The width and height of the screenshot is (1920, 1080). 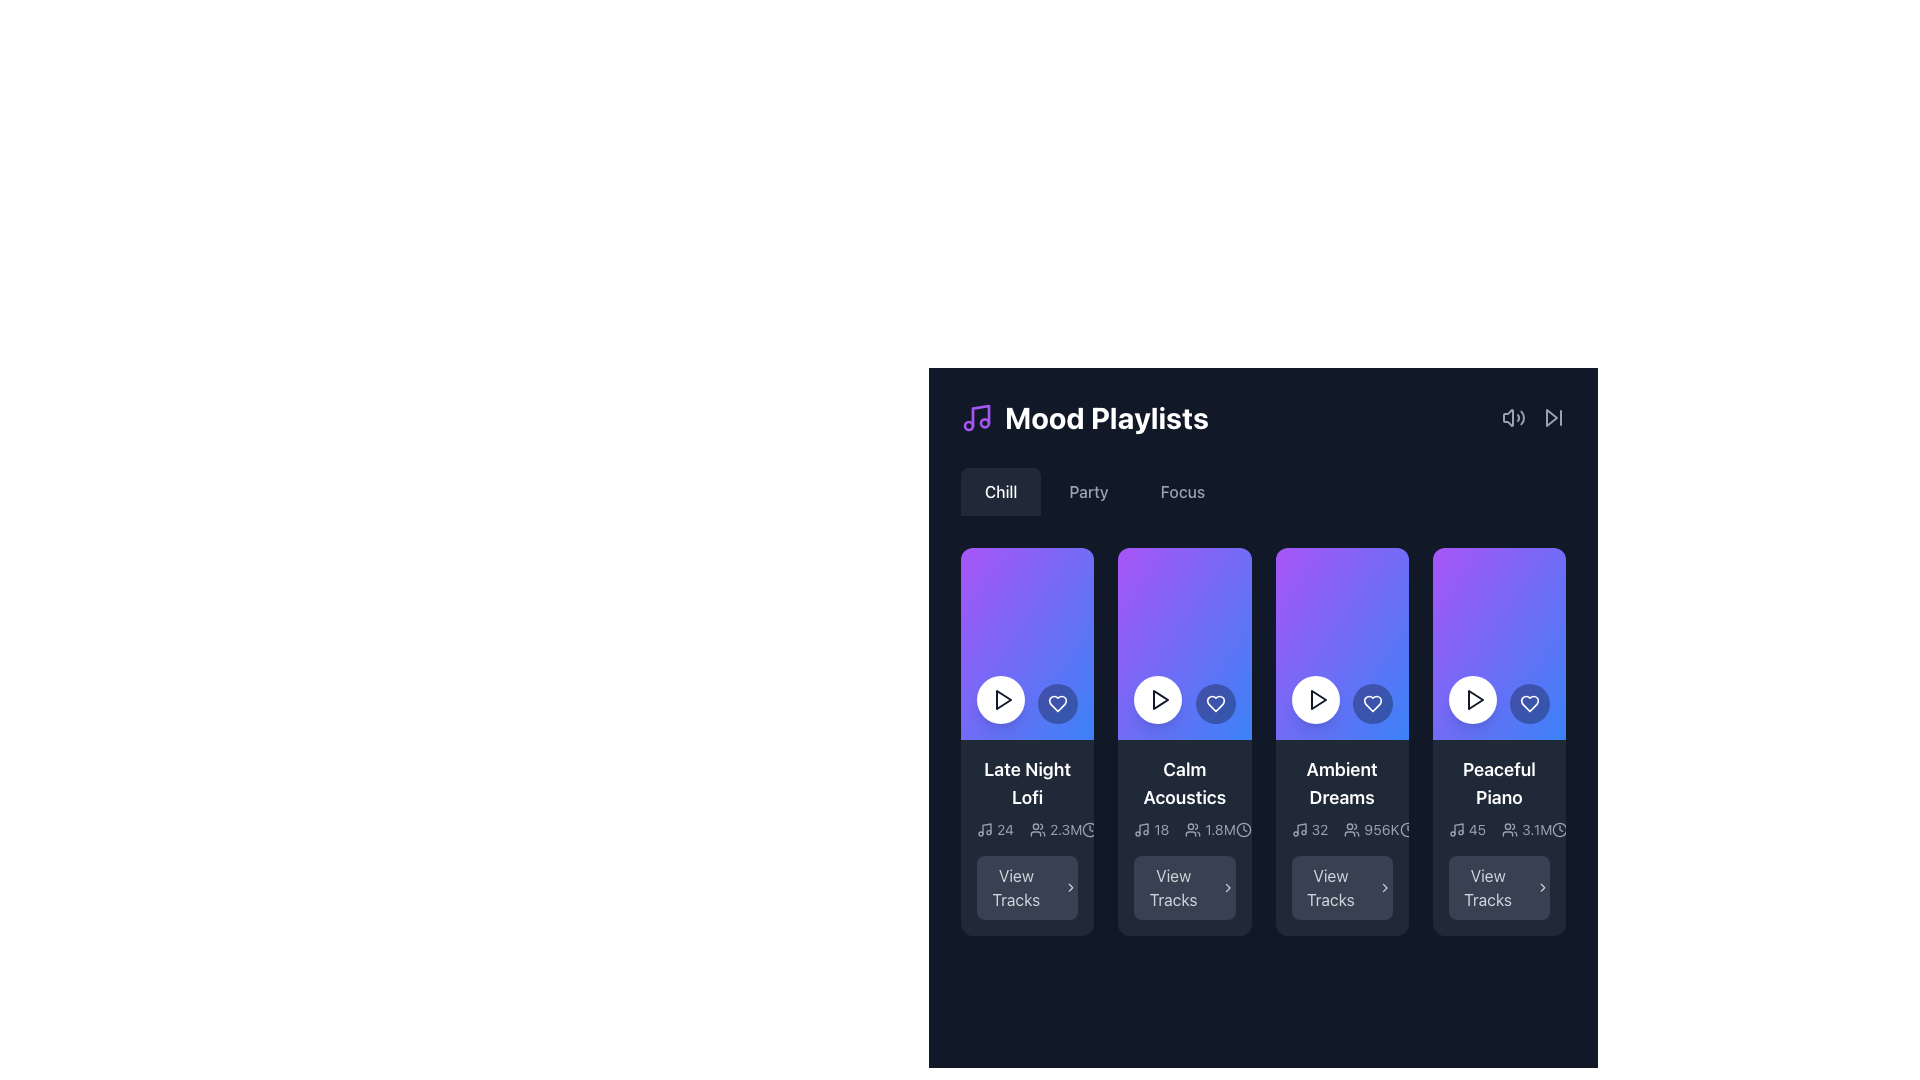 I want to click on the 'Party' button, which is a rectangular button with a rounded border located under the header 'Mood Playlists', positioned between the 'Chill' and 'Focus' buttons, so click(x=1088, y=492).